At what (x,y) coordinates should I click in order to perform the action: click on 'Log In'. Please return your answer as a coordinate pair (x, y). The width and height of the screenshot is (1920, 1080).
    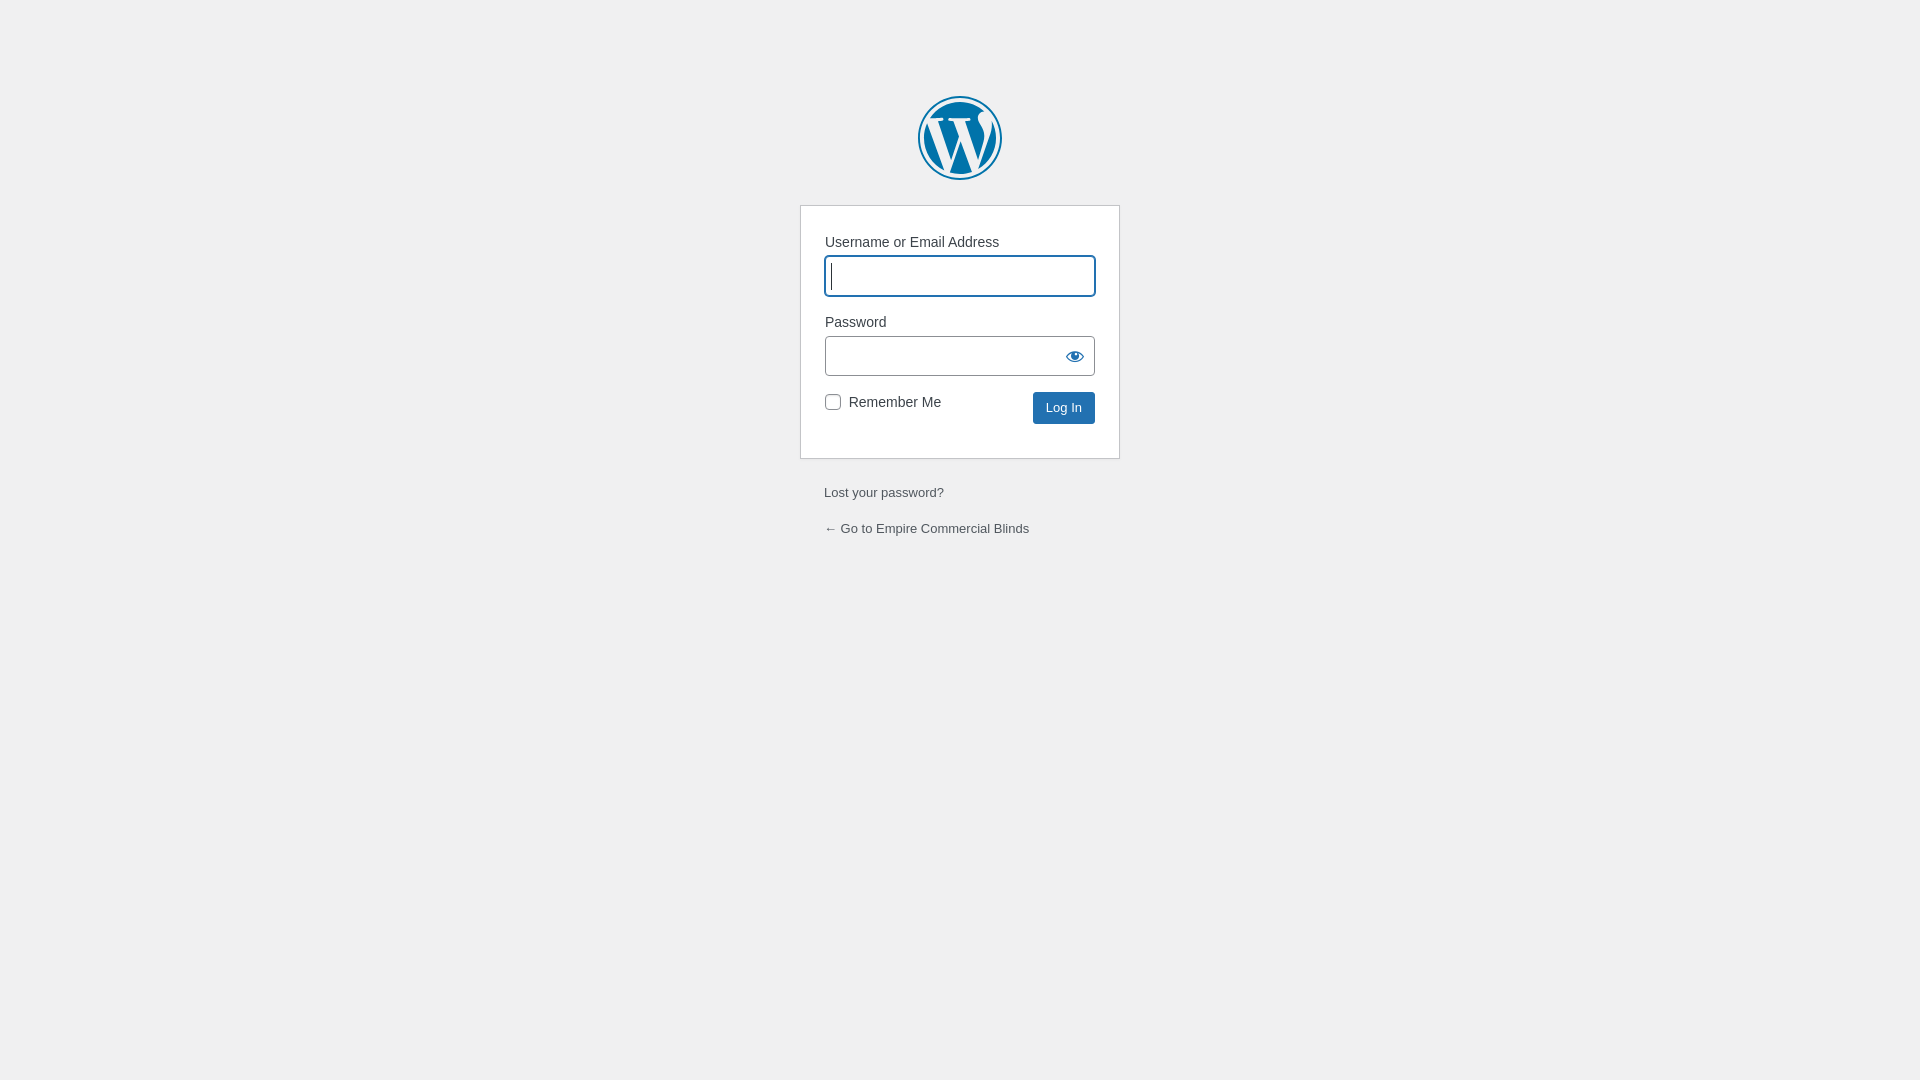
    Looking at the image, I should click on (1063, 407).